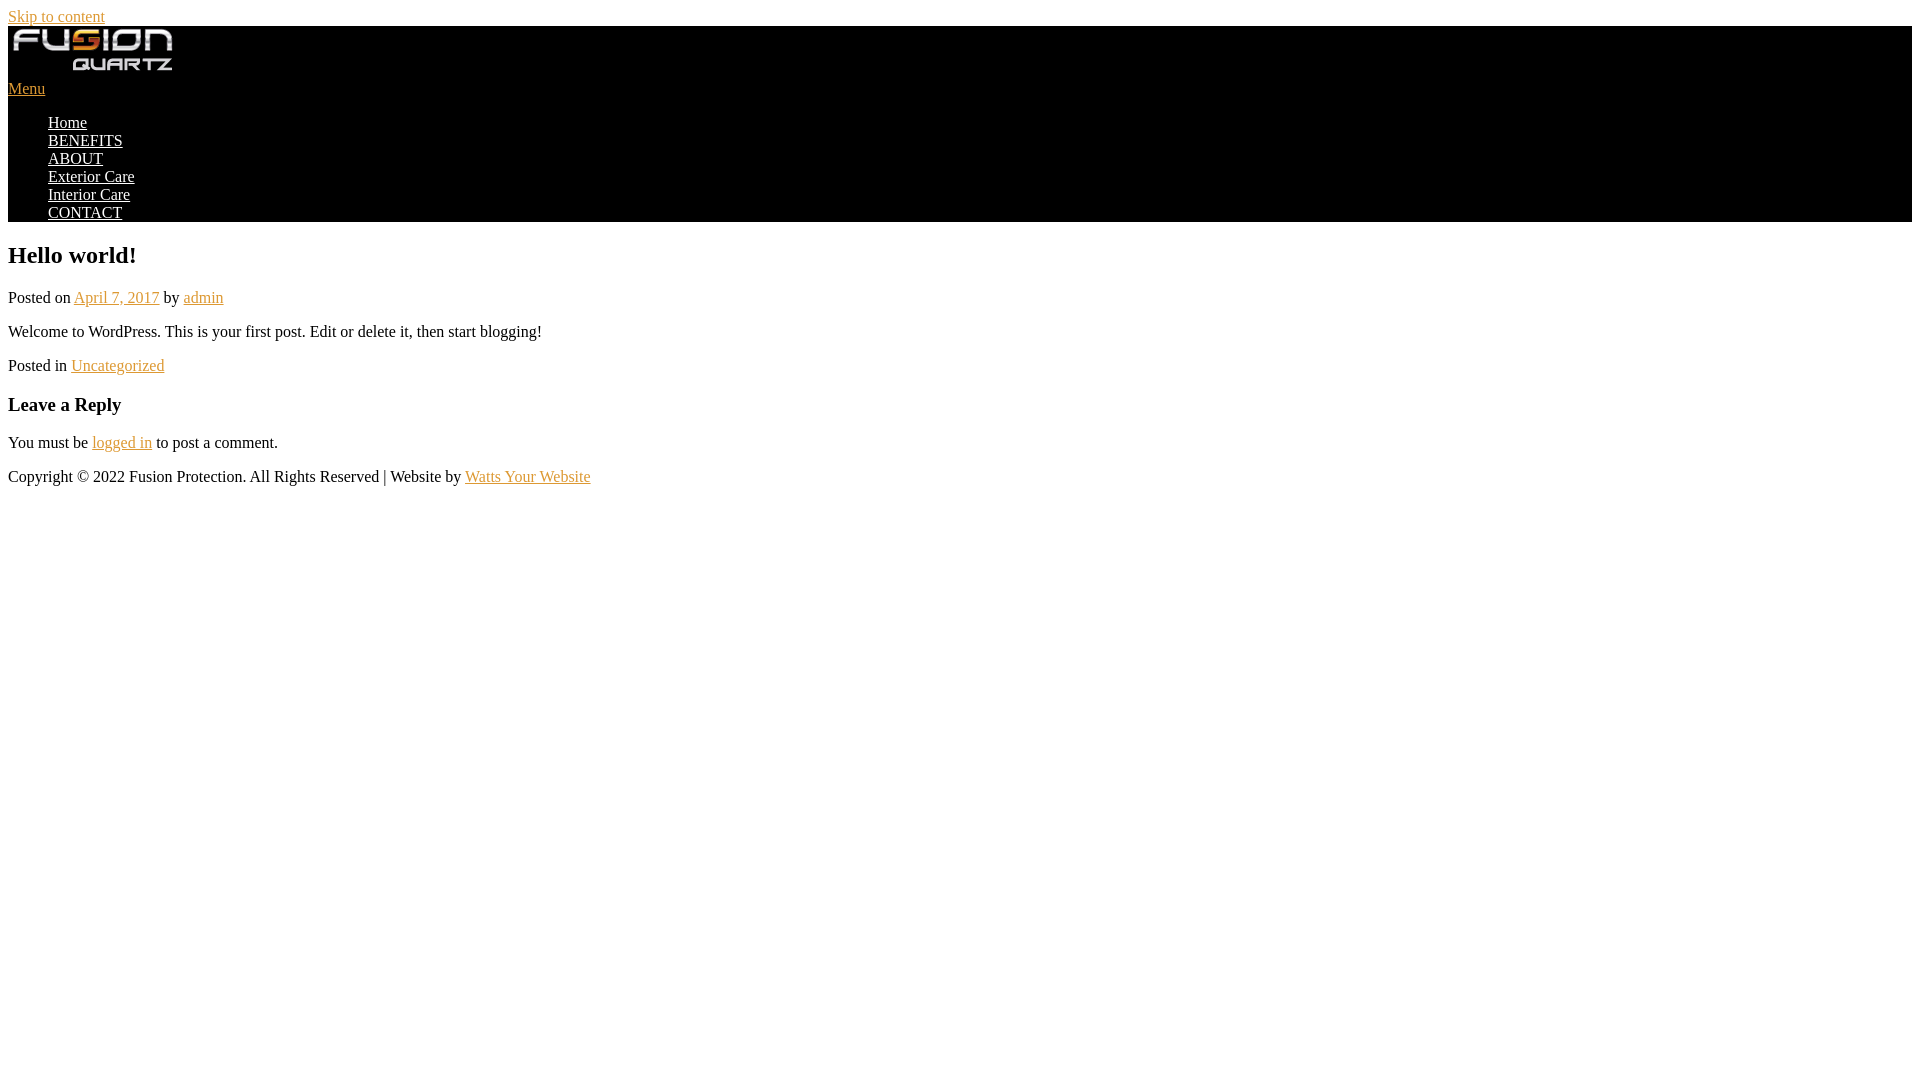  I want to click on 'Skip to content', so click(56, 16).